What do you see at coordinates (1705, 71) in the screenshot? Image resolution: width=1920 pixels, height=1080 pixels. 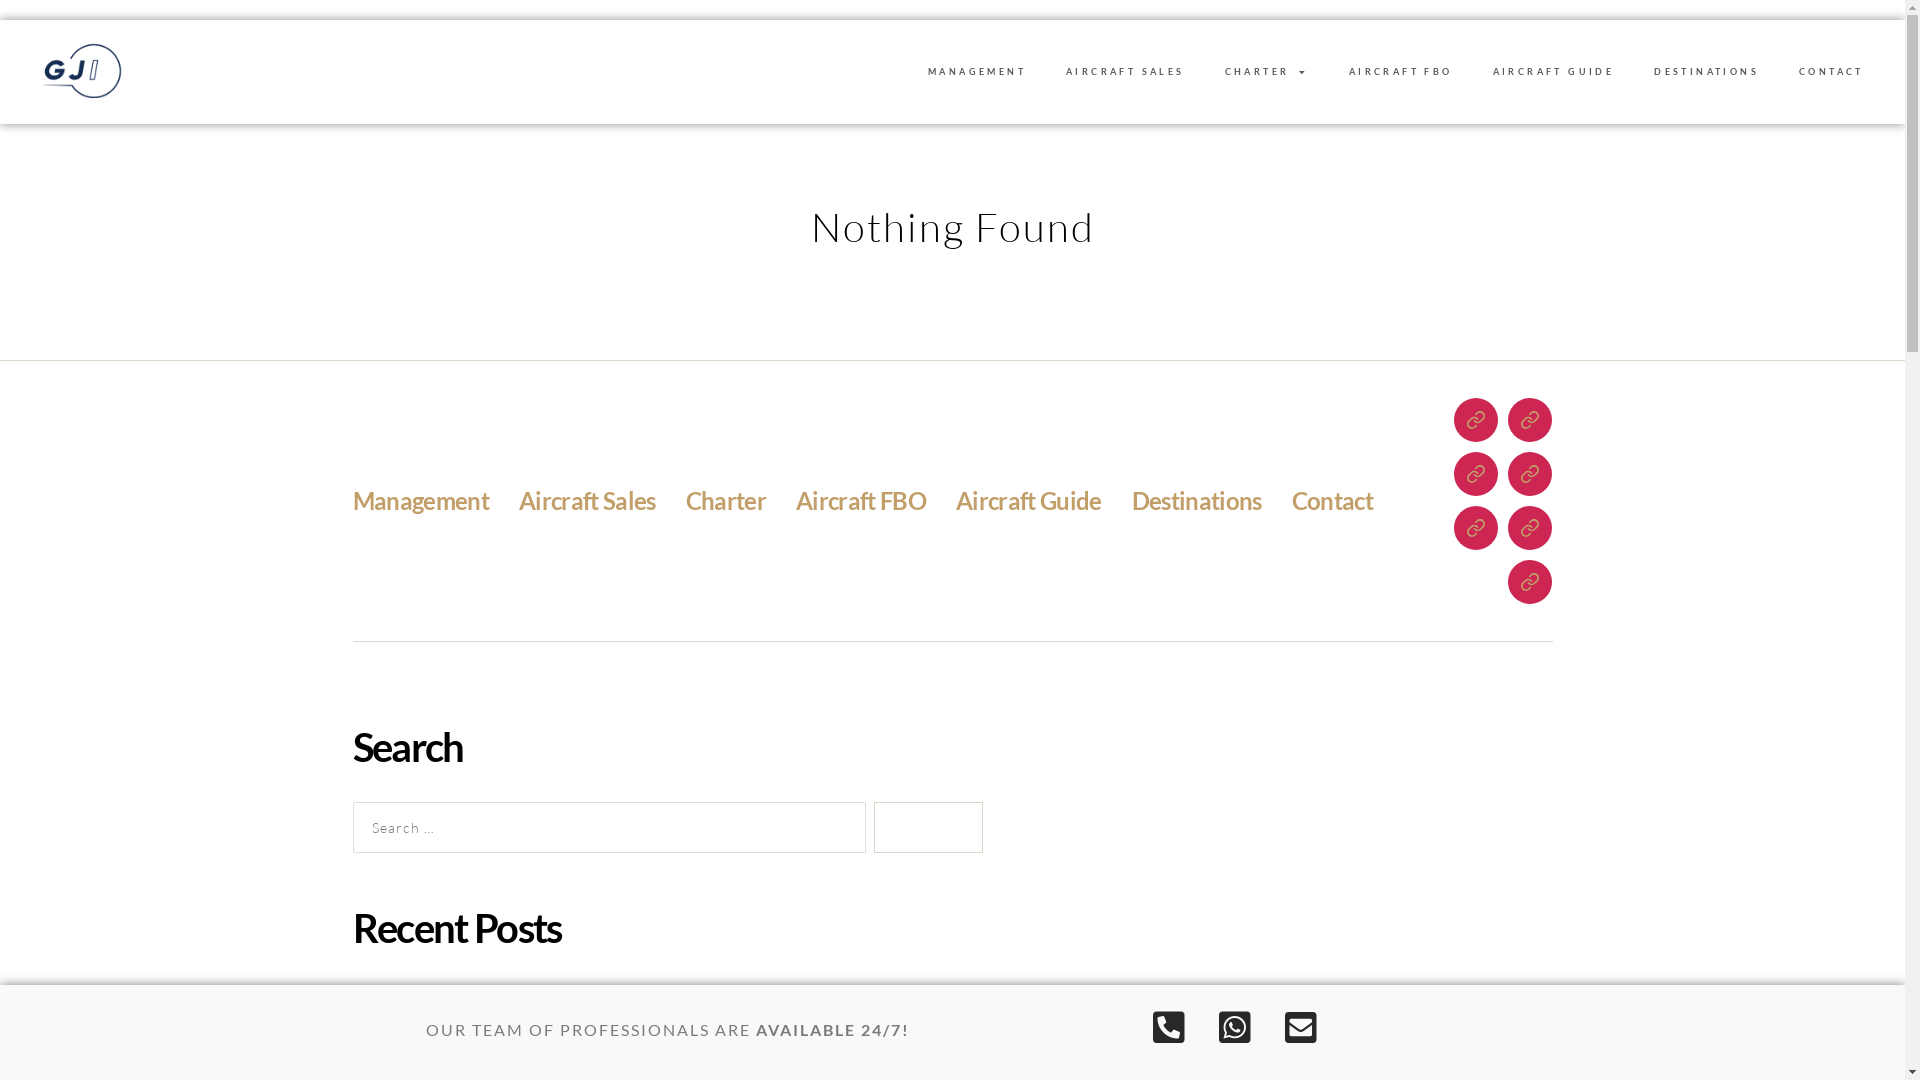 I see `'DESTINATIONS'` at bounding box center [1705, 71].